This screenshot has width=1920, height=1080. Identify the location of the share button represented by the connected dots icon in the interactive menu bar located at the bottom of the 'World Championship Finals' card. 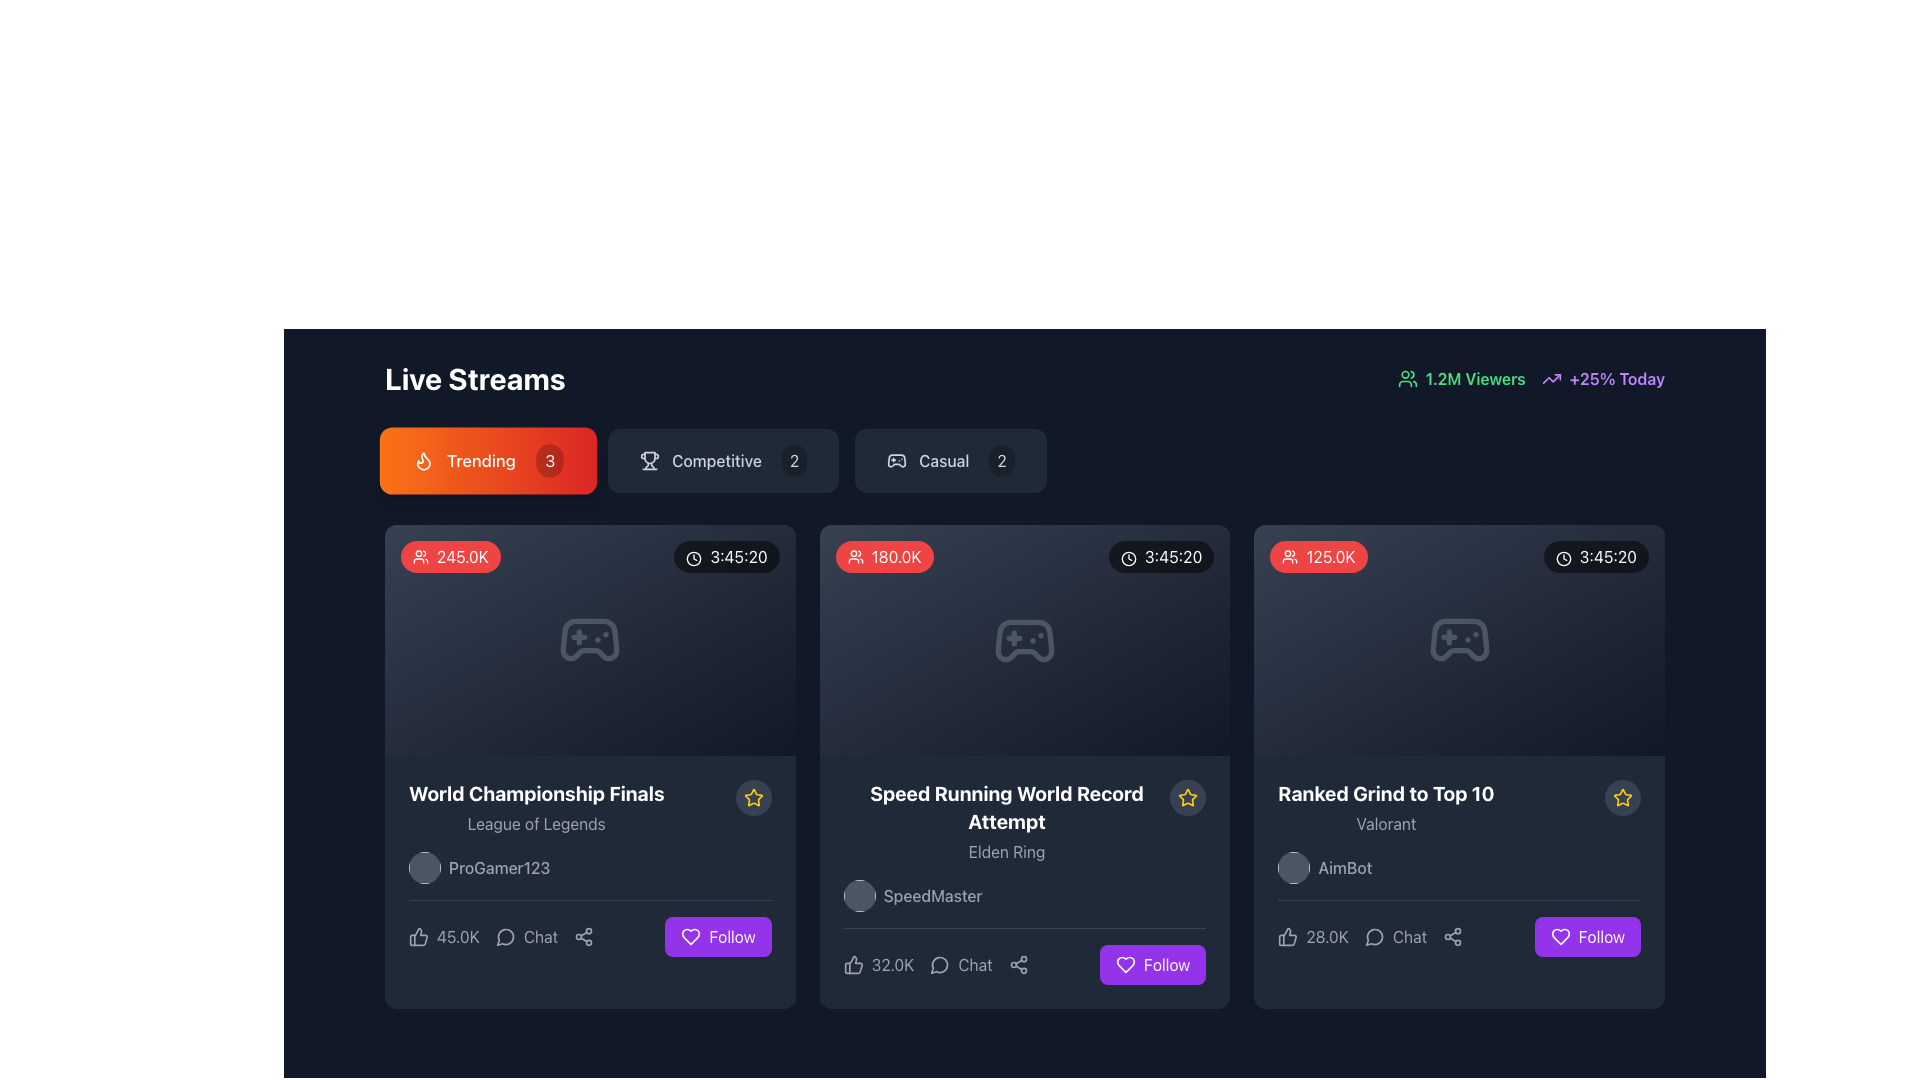
(589, 928).